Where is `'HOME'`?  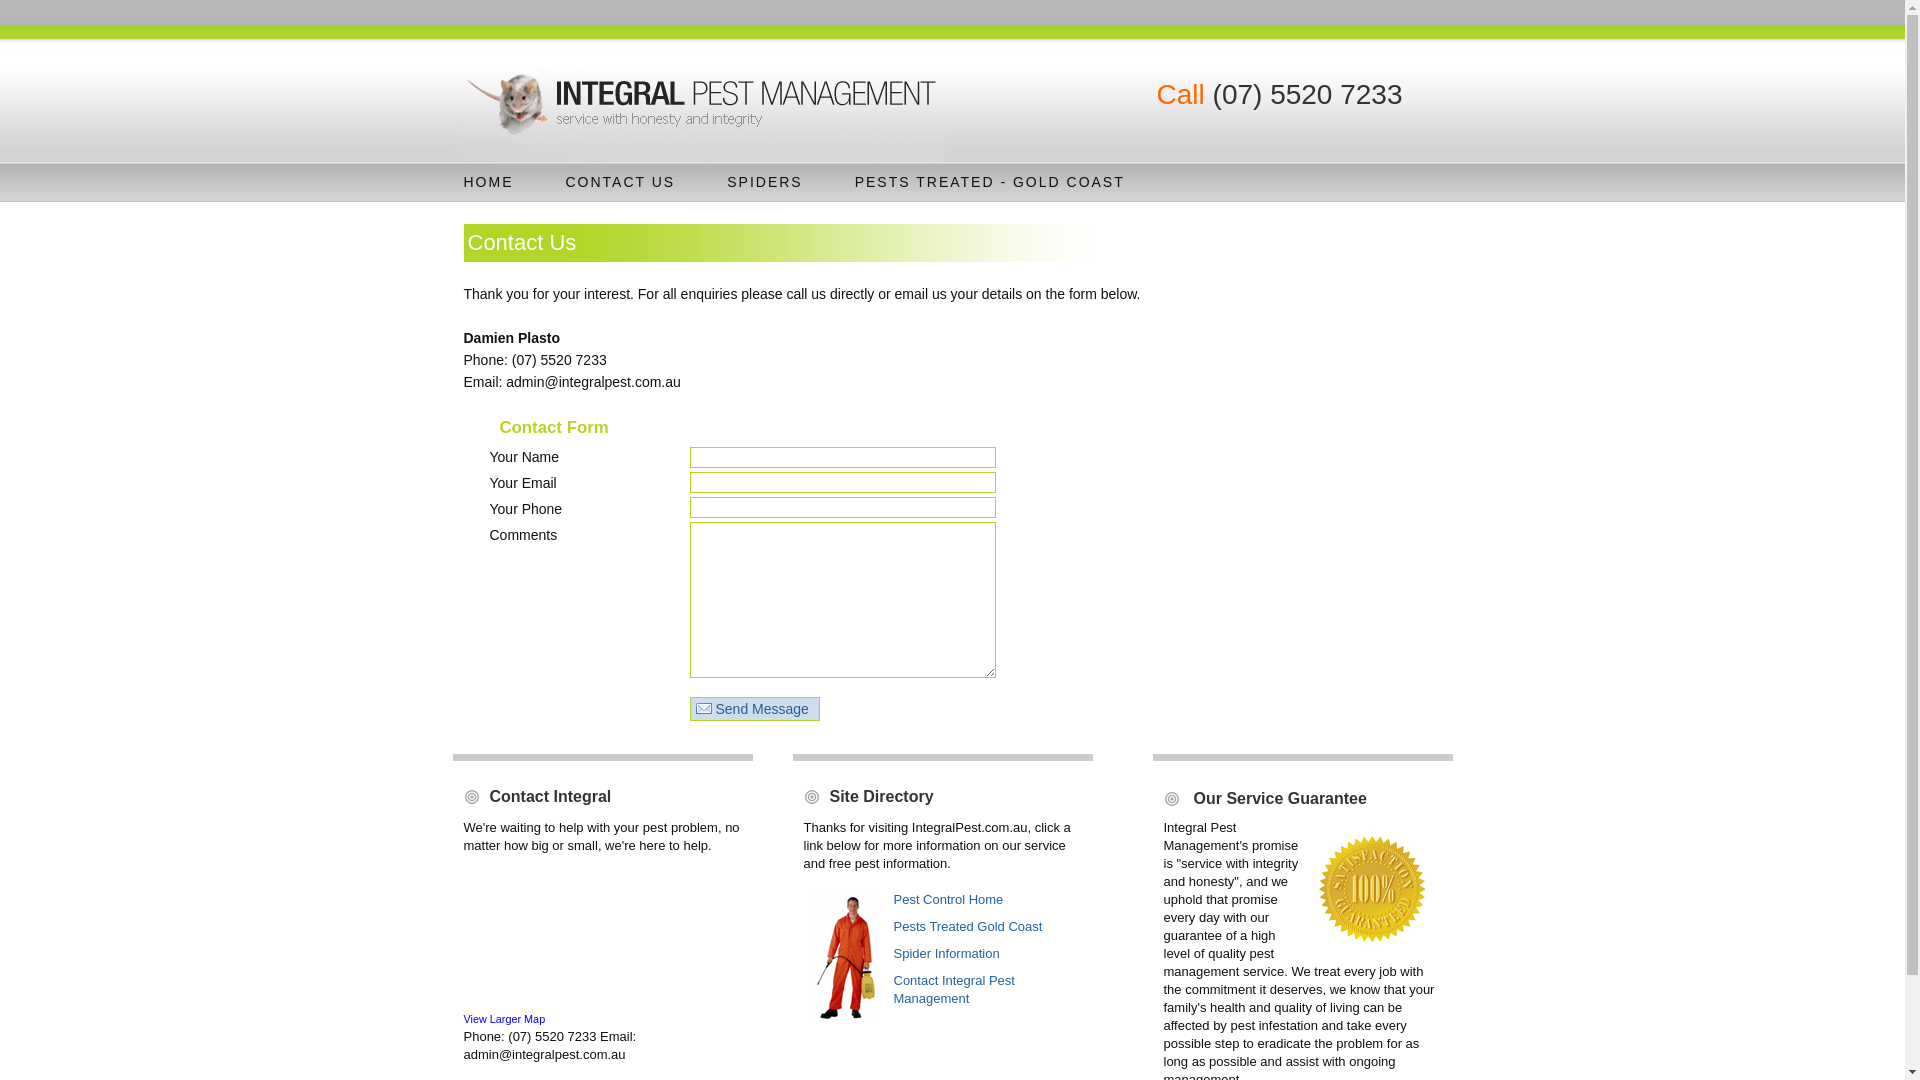 'HOME' is located at coordinates (488, 181).